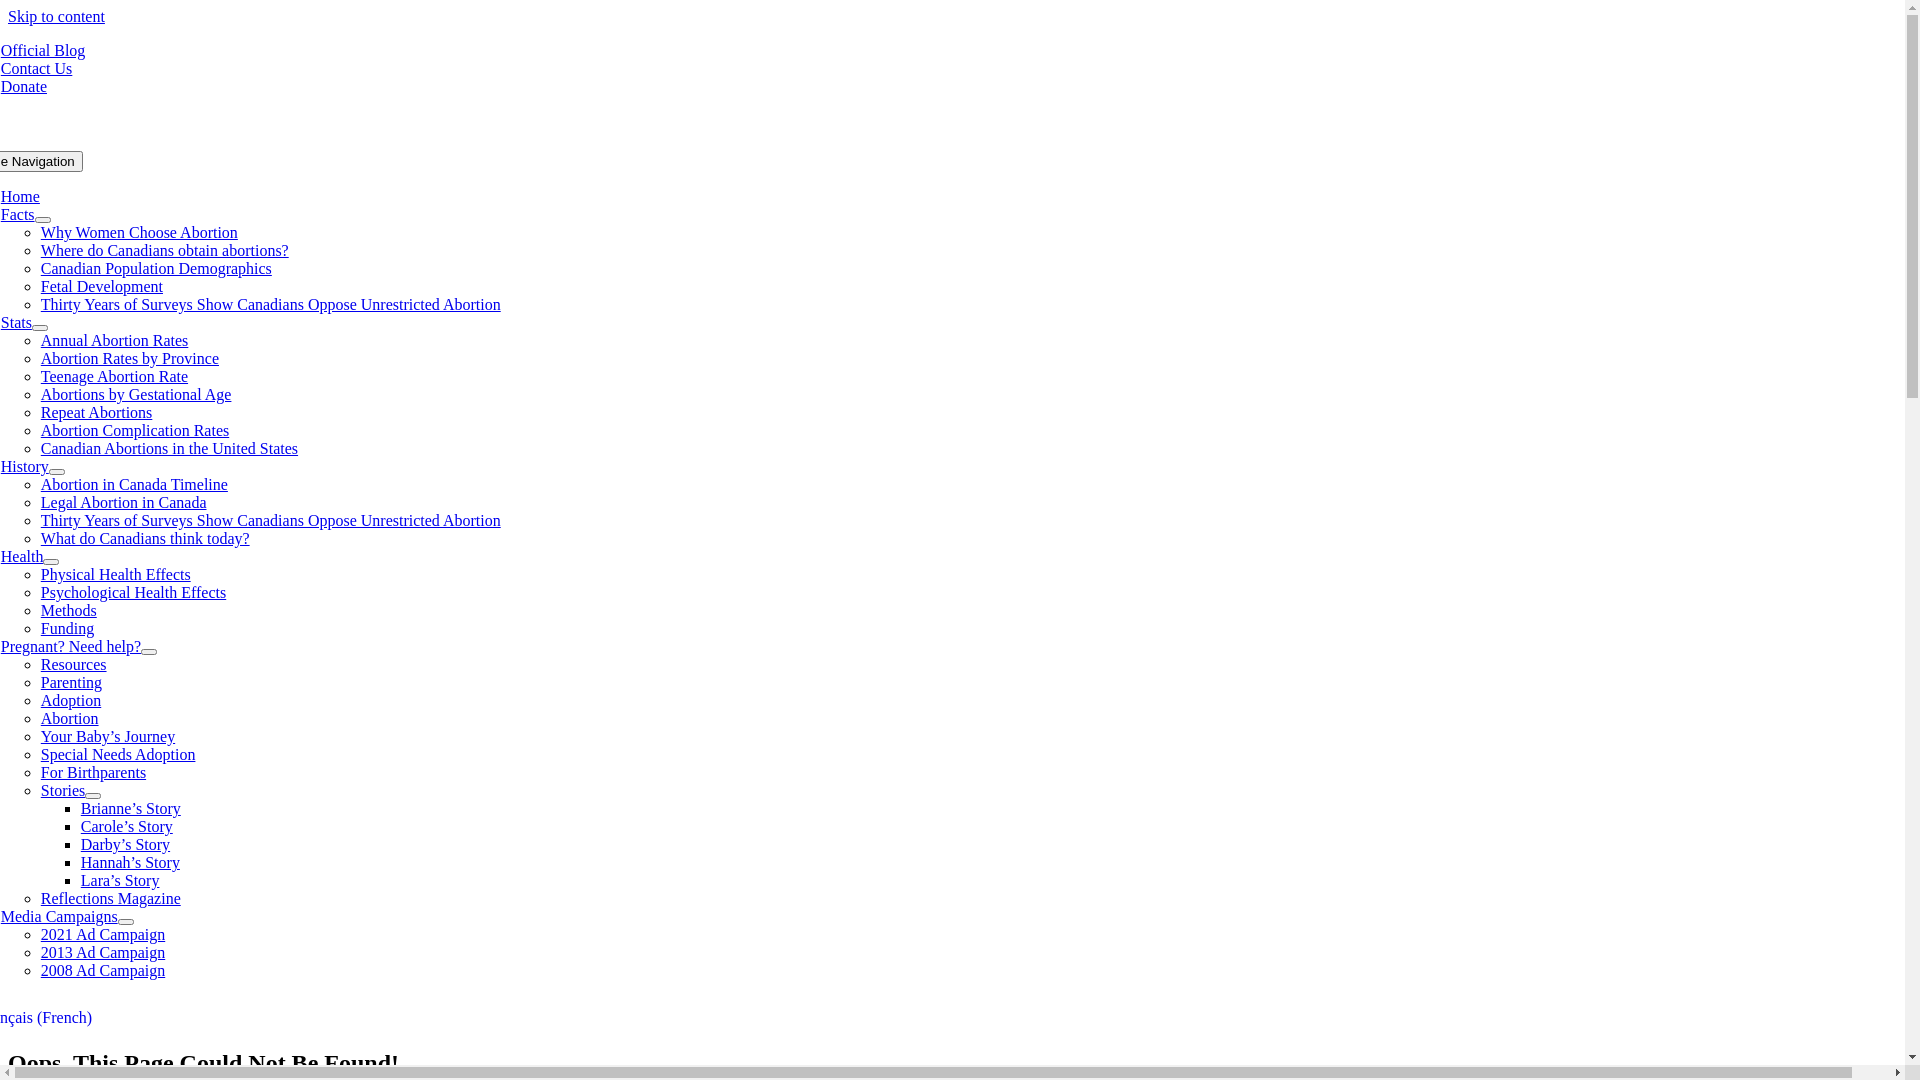 The height and width of the screenshot is (1080, 1920). I want to click on 'Donate', so click(24, 85).